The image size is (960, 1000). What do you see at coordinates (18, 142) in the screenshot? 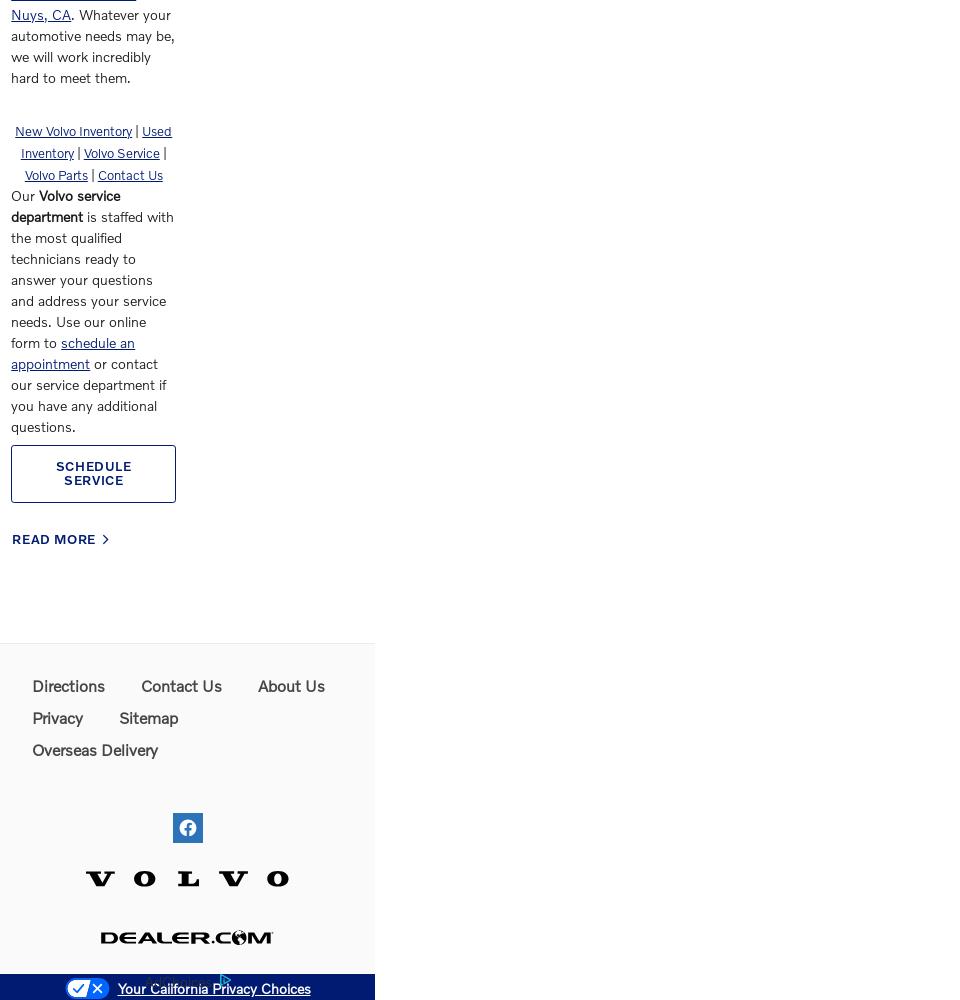
I see `'Used Inventory'` at bounding box center [18, 142].